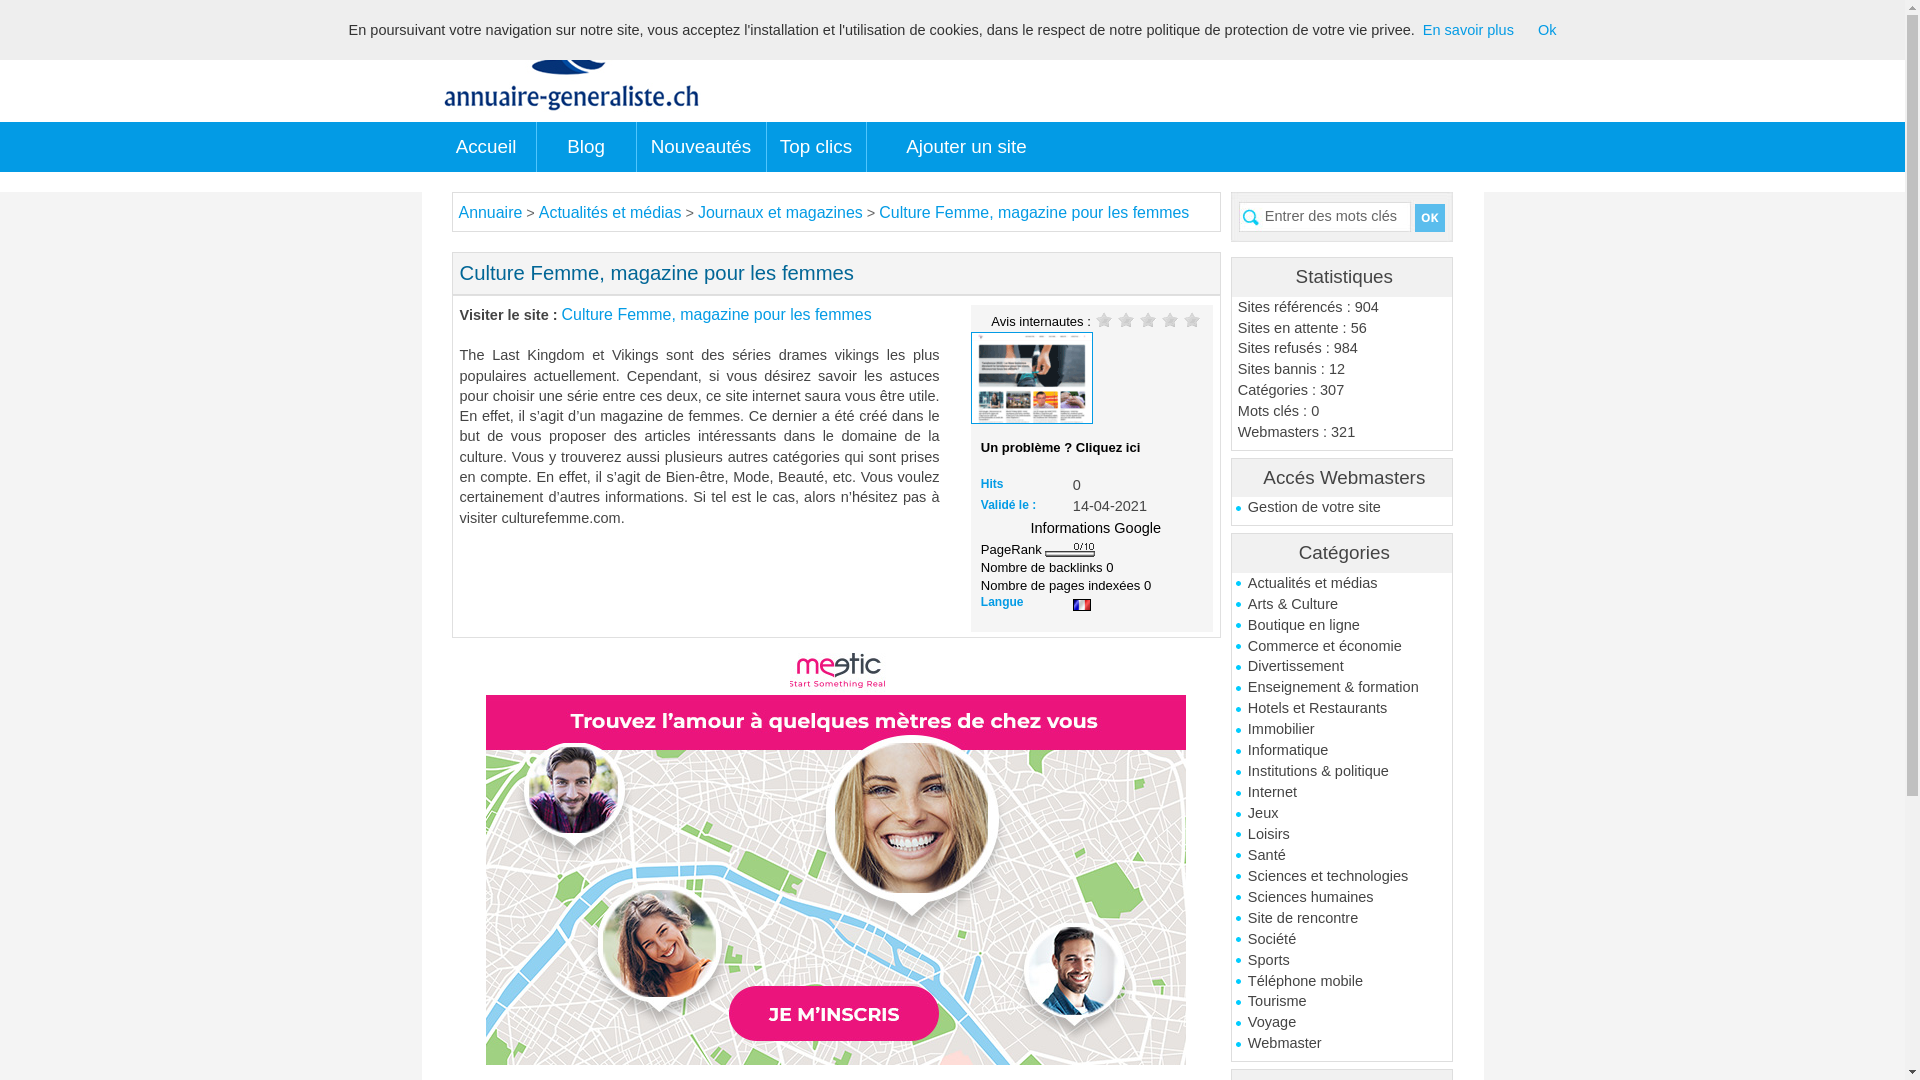 The width and height of the screenshot is (1920, 1080). I want to click on 'Divertissement', so click(1342, 666).